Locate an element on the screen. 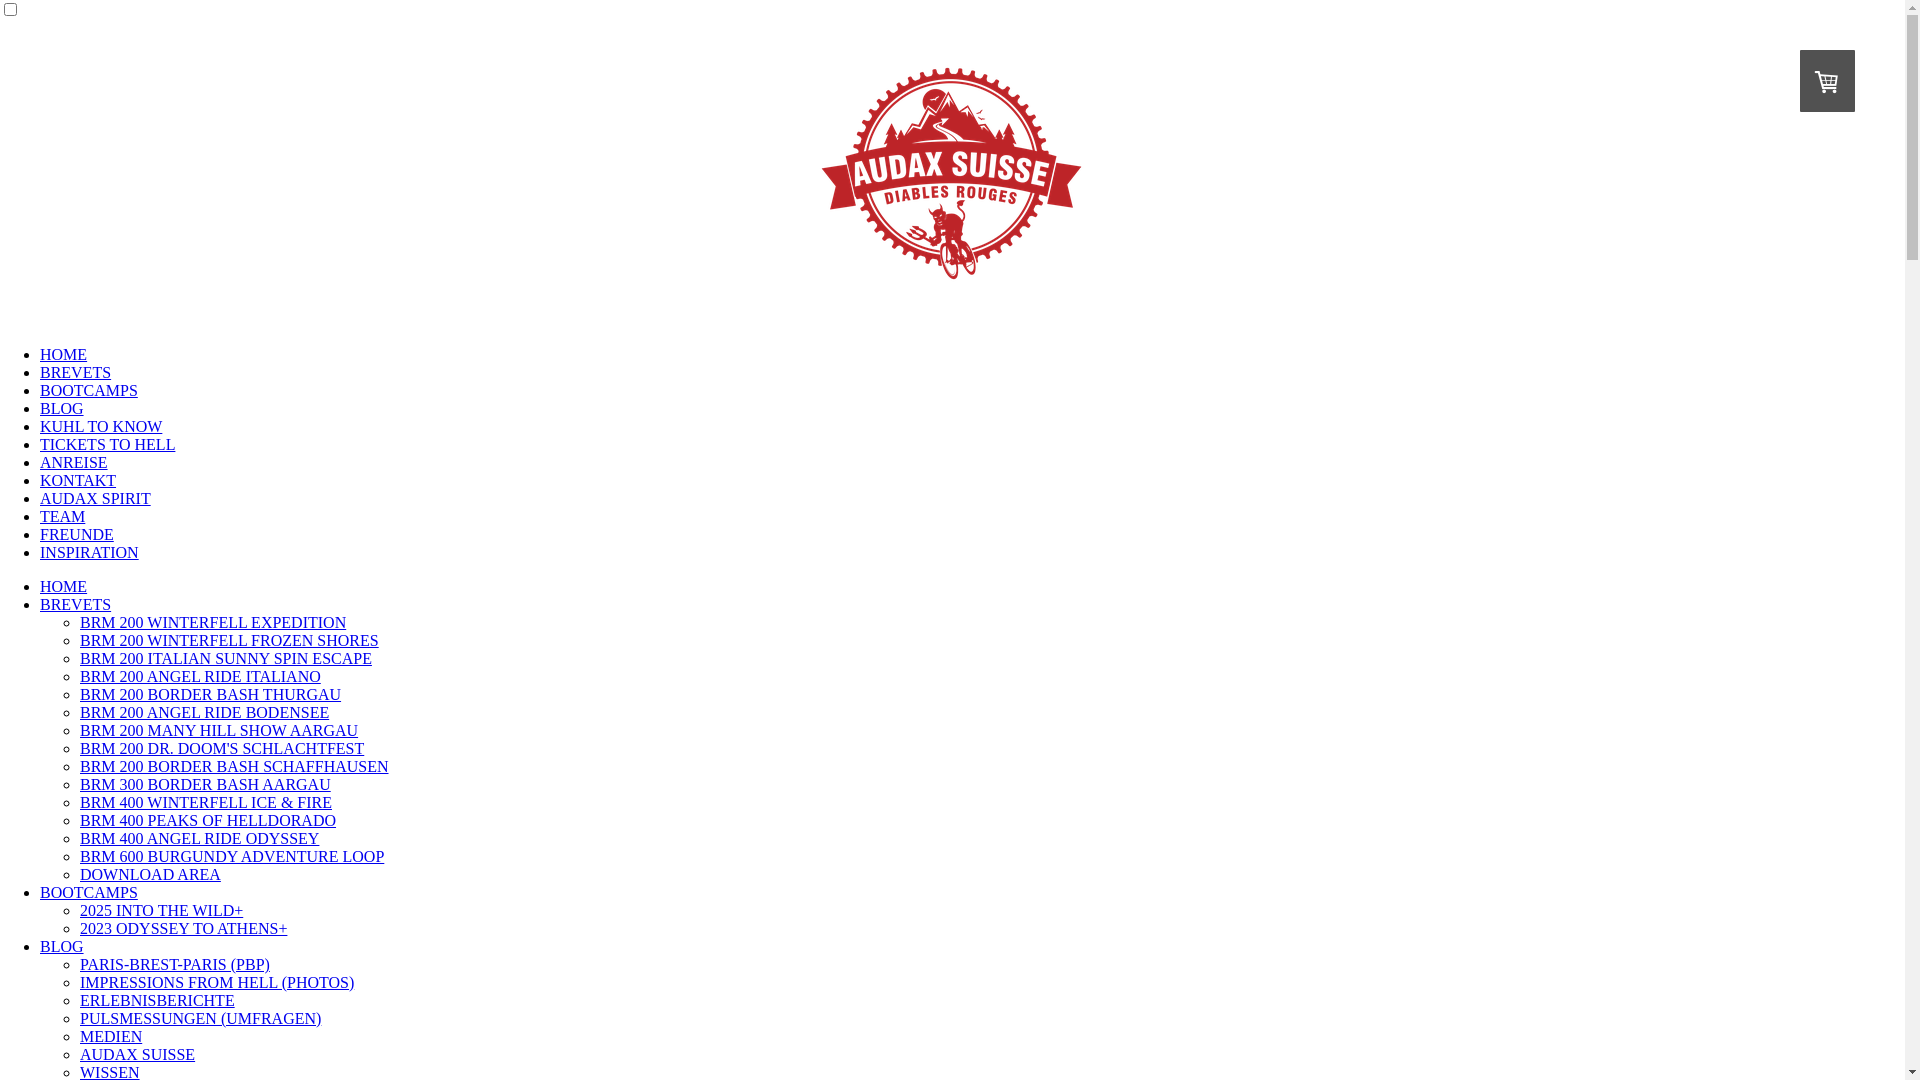 This screenshot has height=1080, width=1920. 'KUHL TO KNOW' is located at coordinates (39, 425).